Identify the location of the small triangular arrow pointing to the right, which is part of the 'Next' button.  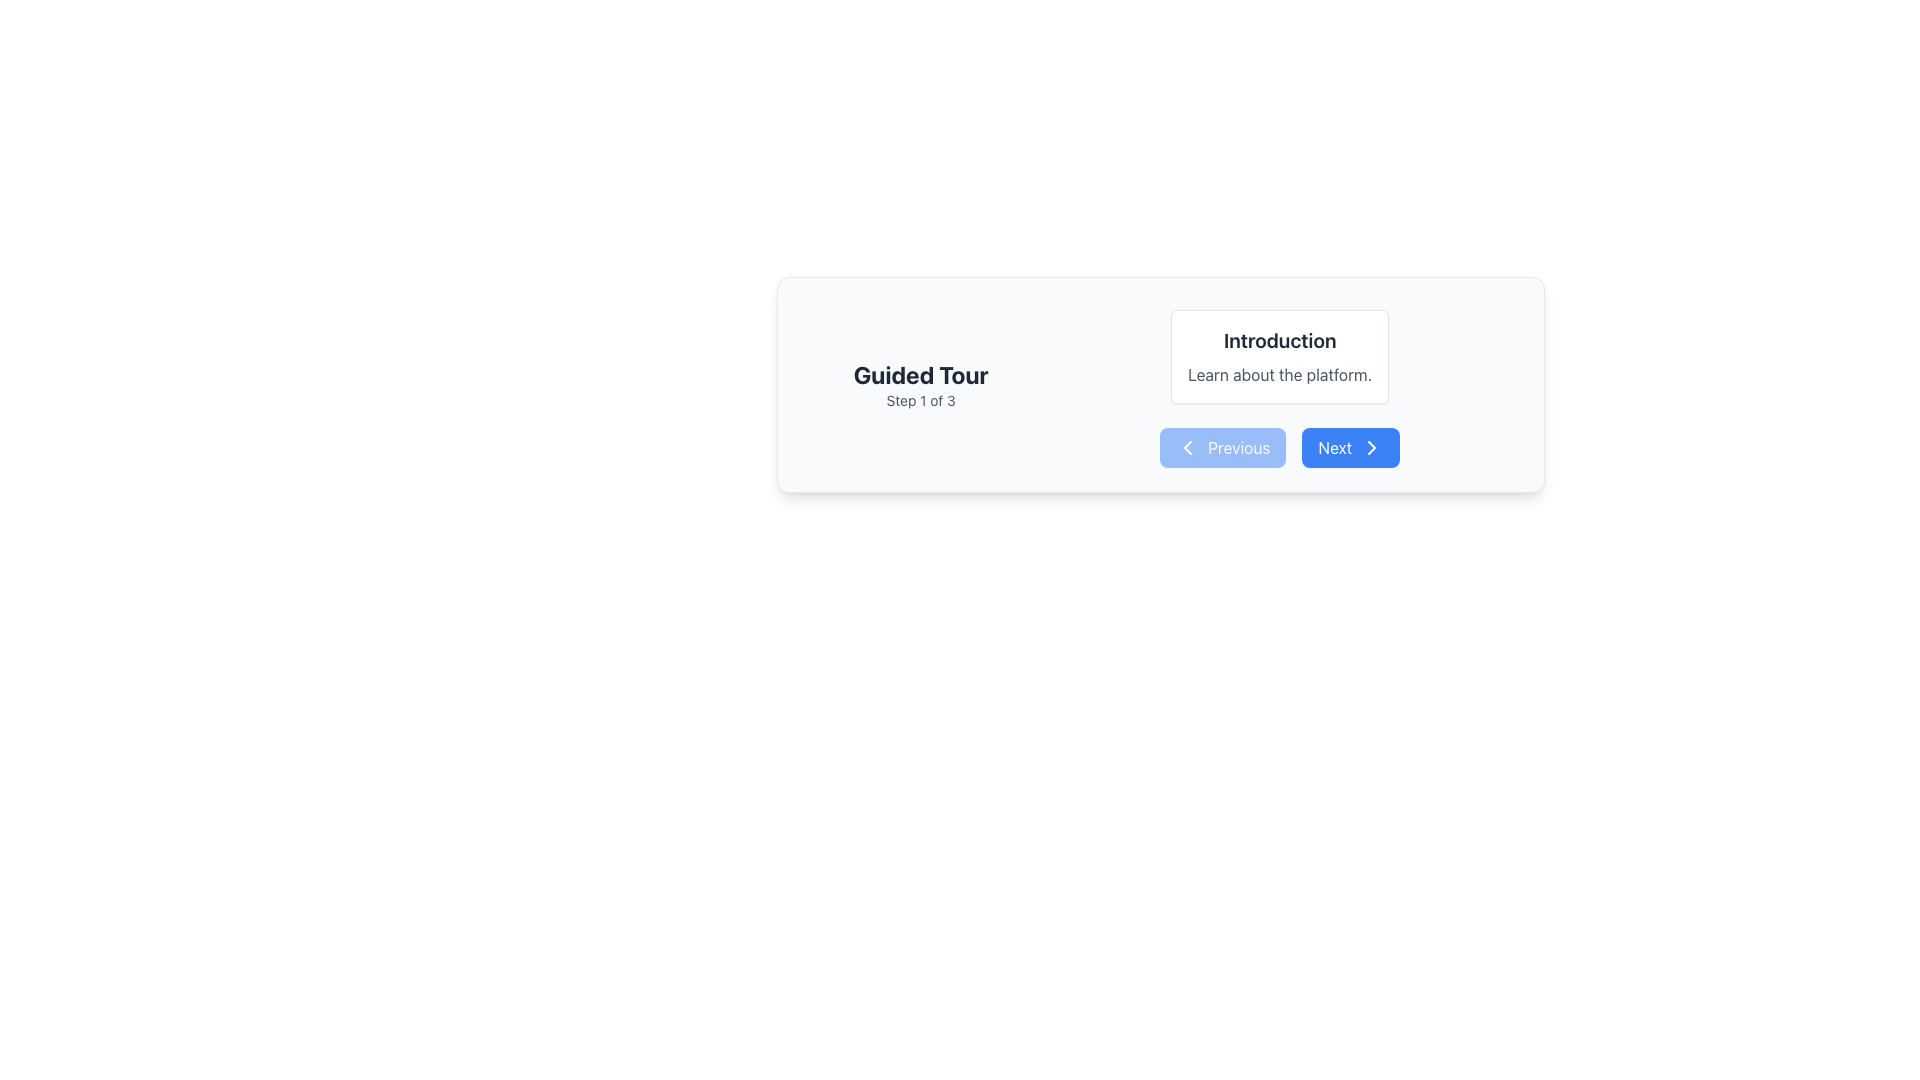
(1371, 446).